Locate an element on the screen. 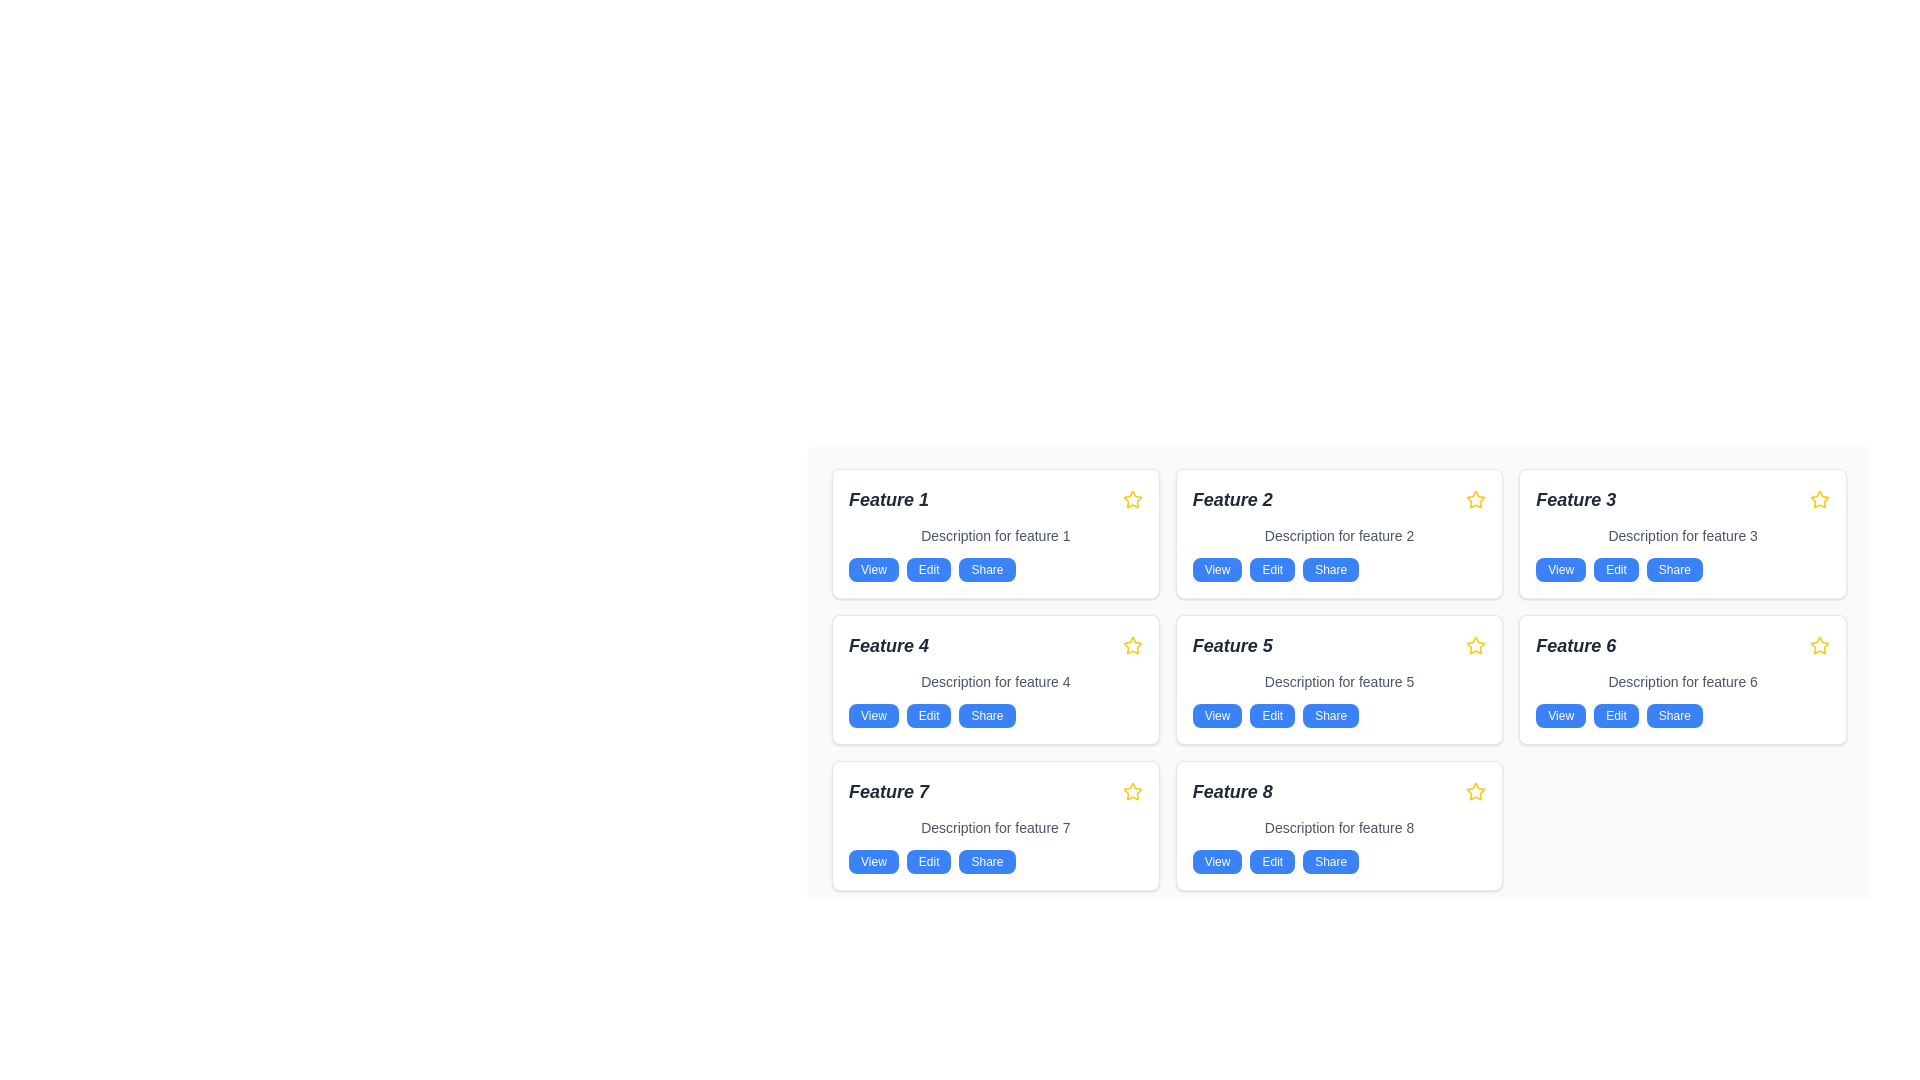  the blue 'View' button with rounded corners located in the 'Feature 3' card, which is the first of three horizontally aligned buttons is located at coordinates (1560, 570).